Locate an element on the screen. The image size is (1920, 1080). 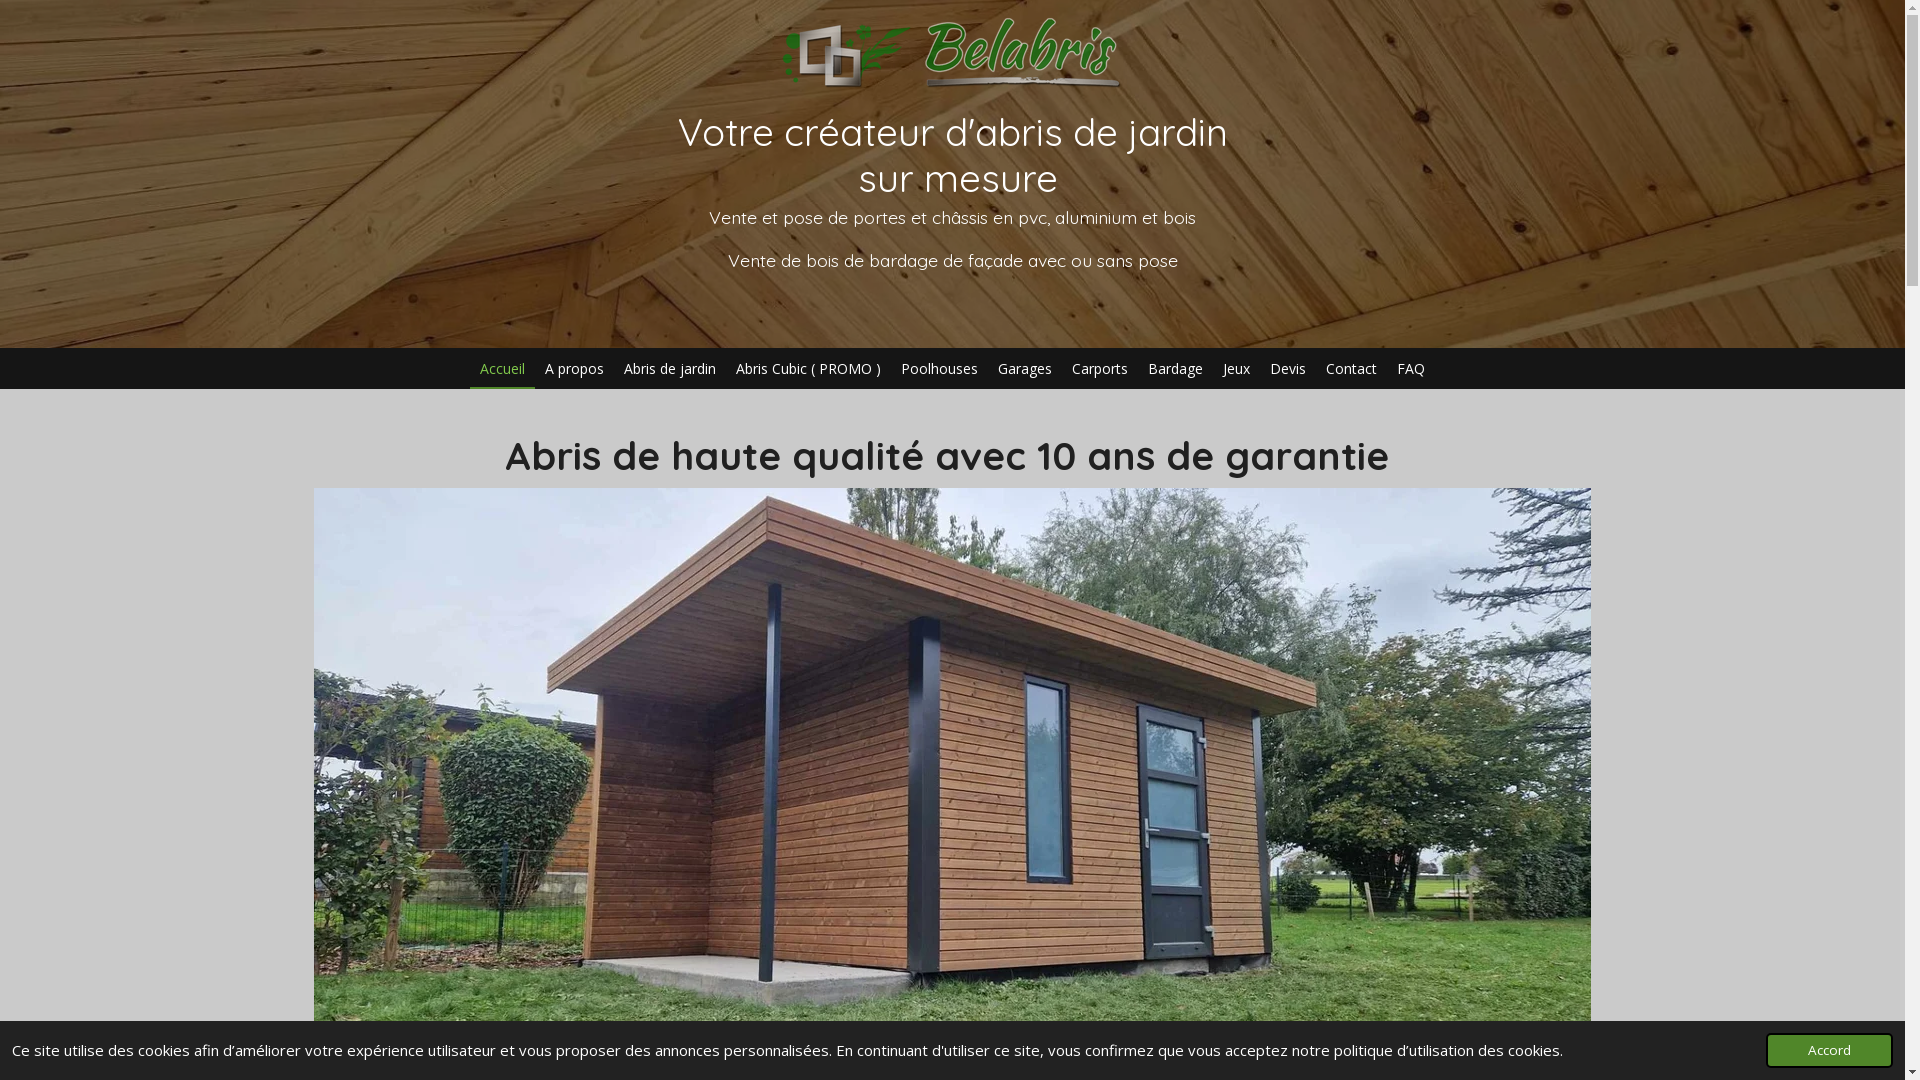
'Bardage' is located at coordinates (1175, 367).